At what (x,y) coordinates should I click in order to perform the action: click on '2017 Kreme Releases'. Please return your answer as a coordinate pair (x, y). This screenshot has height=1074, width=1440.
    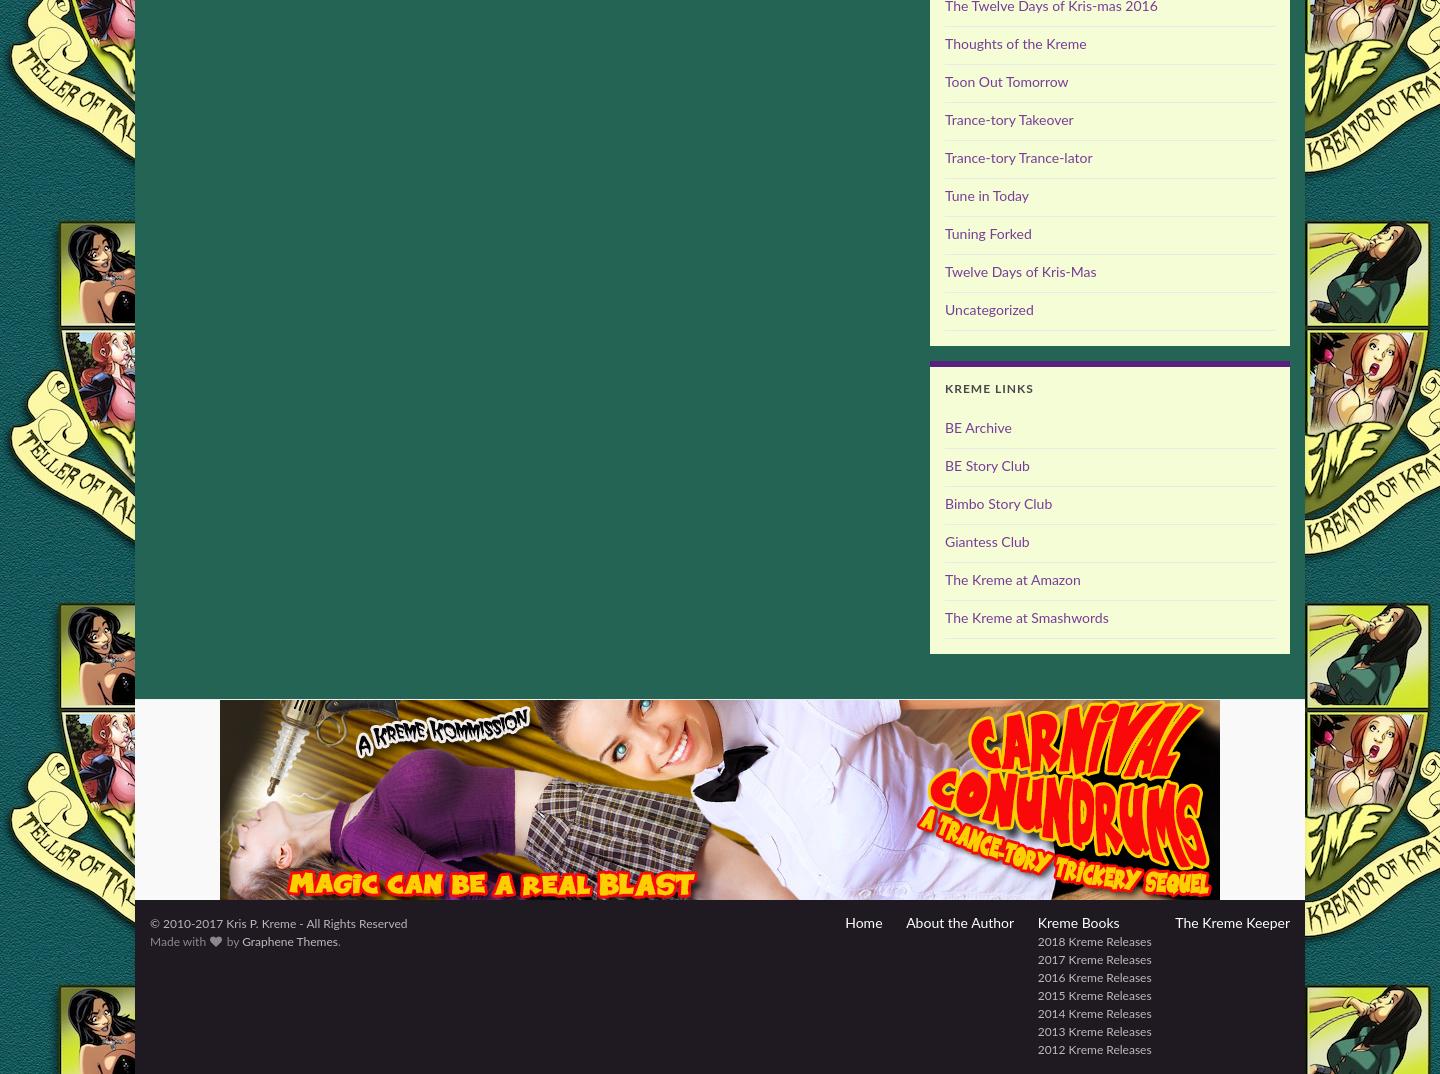
    Looking at the image, I should click on (1092, 960).